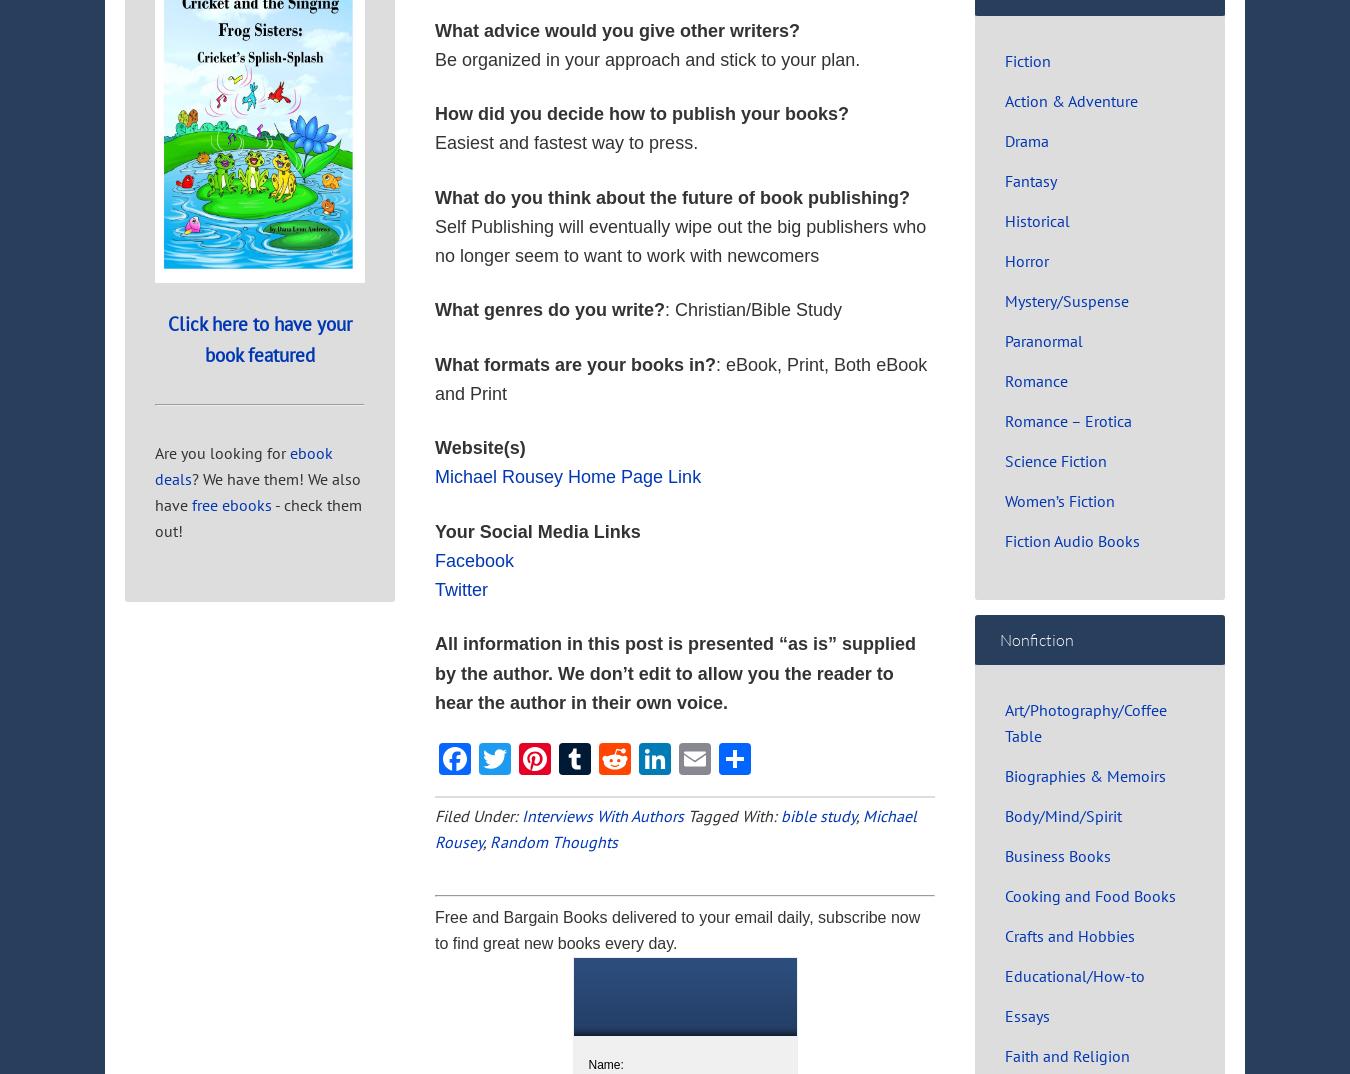  Describe the element at coordinates (1030, 180) in the screenshot. I see `'Fantasy'` at that location.